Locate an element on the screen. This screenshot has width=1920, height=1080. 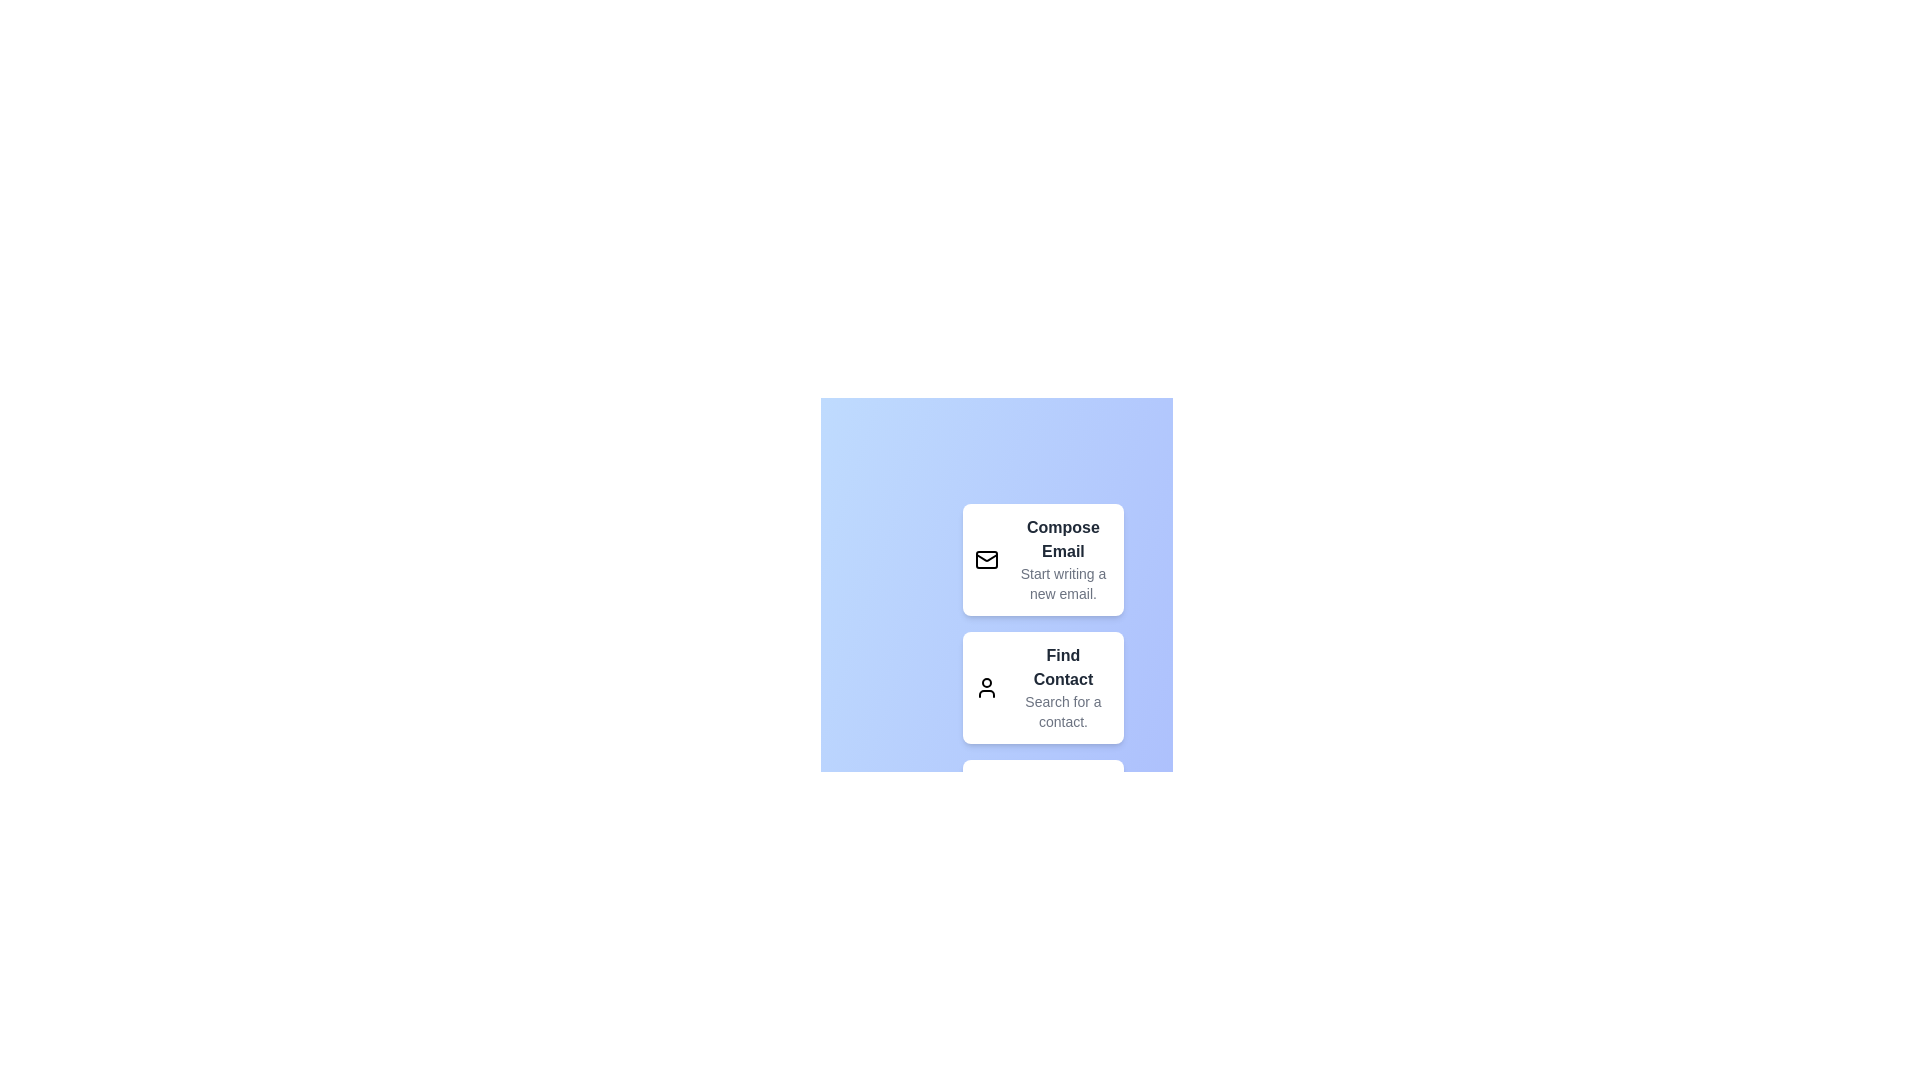
the circular button to toggle the menu visibility is located at coordinates (997, 937).